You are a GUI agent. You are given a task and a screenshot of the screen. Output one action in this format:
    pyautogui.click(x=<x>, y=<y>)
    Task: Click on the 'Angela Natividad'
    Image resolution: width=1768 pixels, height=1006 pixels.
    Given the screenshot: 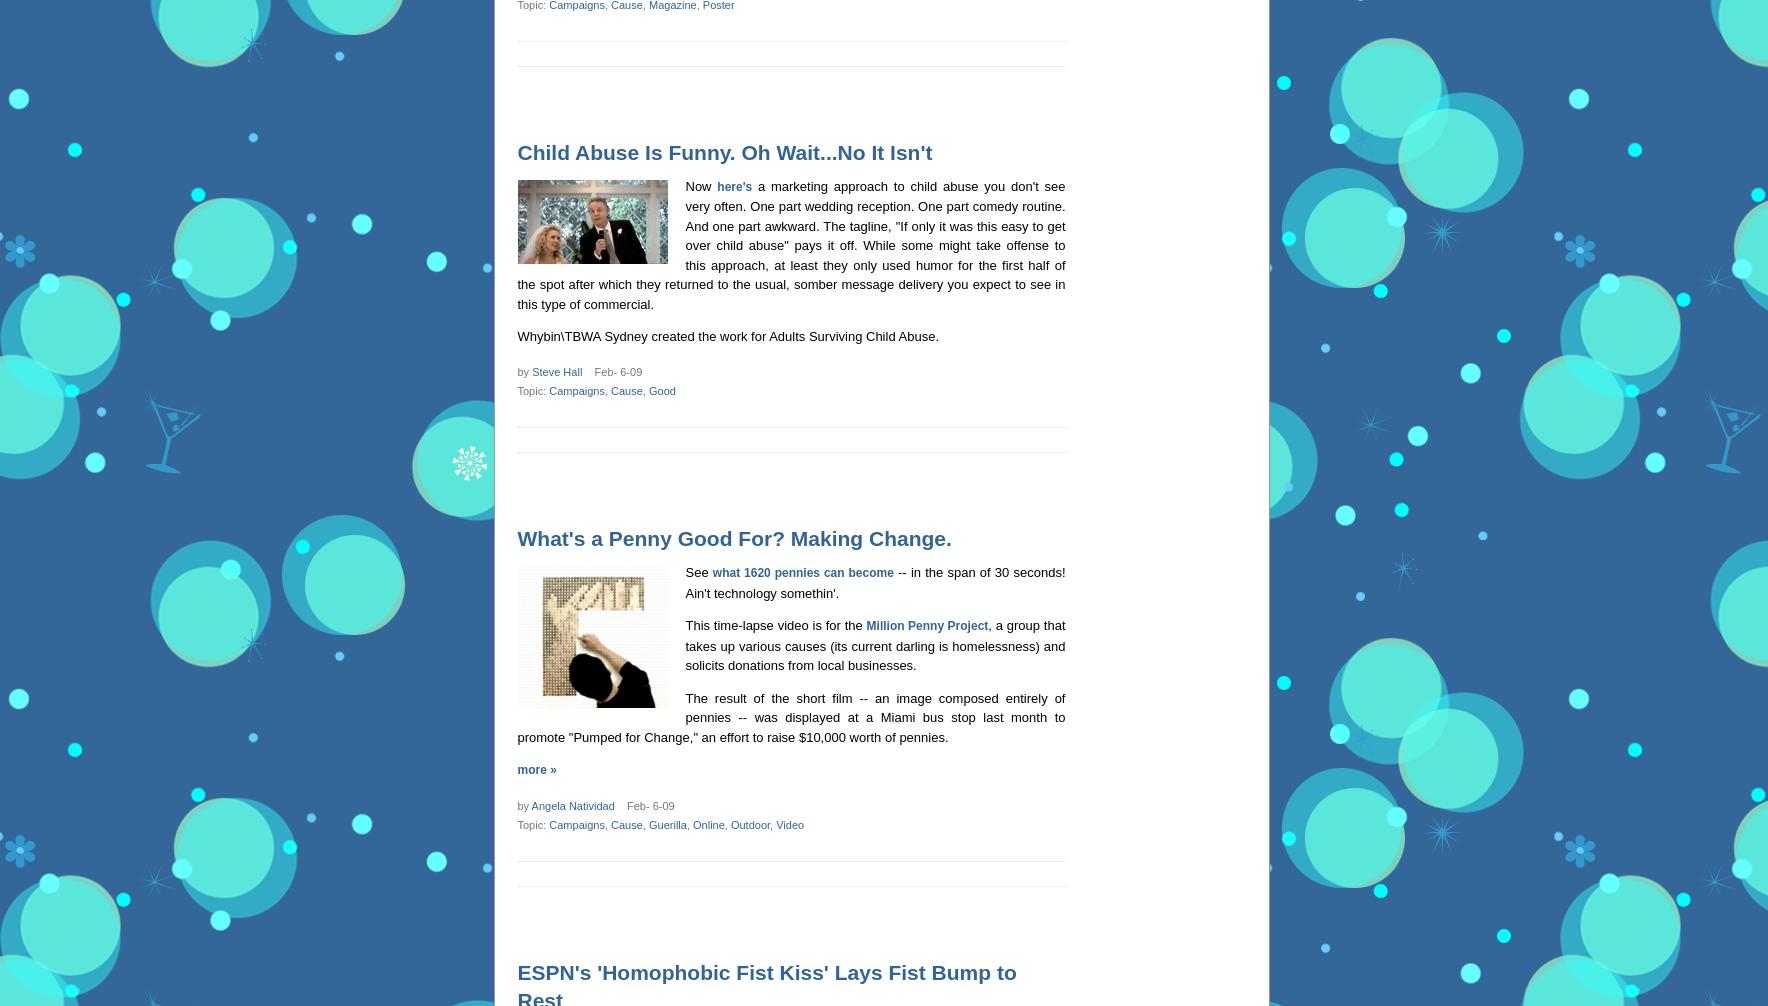 What is the action you would take?
    pyautogui.click(x=571, y=804)
    